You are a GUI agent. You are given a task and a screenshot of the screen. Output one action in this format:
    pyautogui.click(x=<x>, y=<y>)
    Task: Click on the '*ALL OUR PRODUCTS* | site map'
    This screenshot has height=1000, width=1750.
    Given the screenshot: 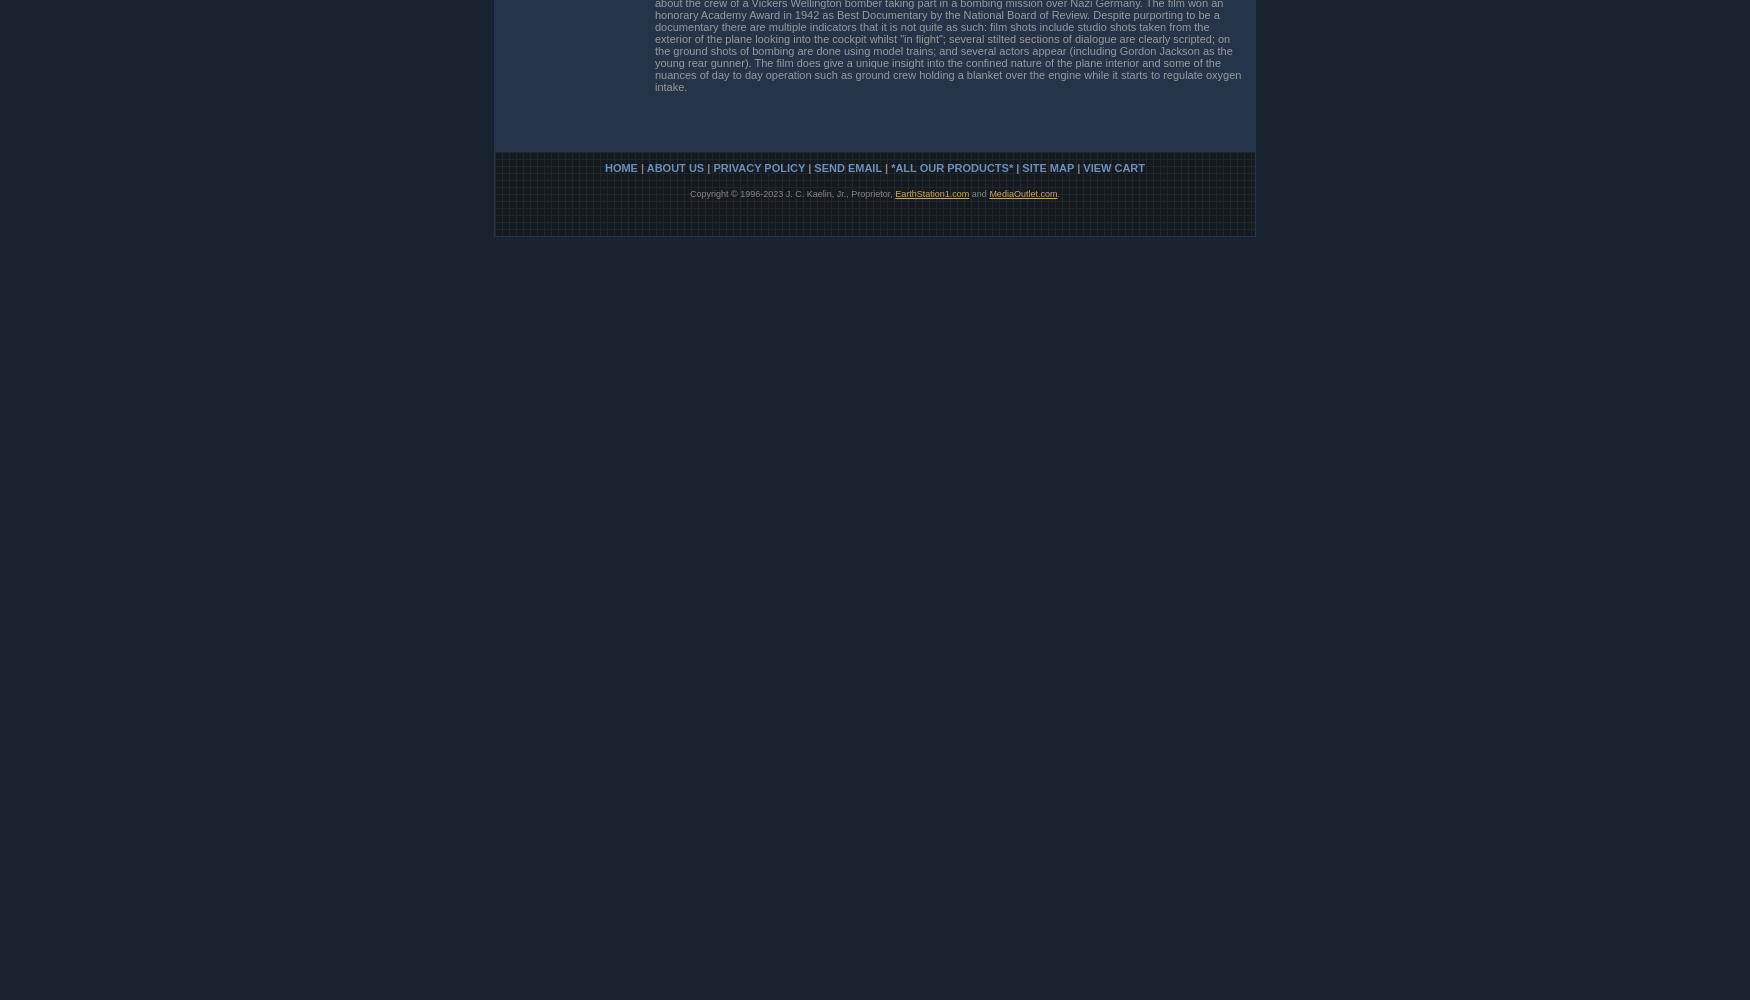 What is the action you would take?
    pyautogui.click(x=889, y=167)
    